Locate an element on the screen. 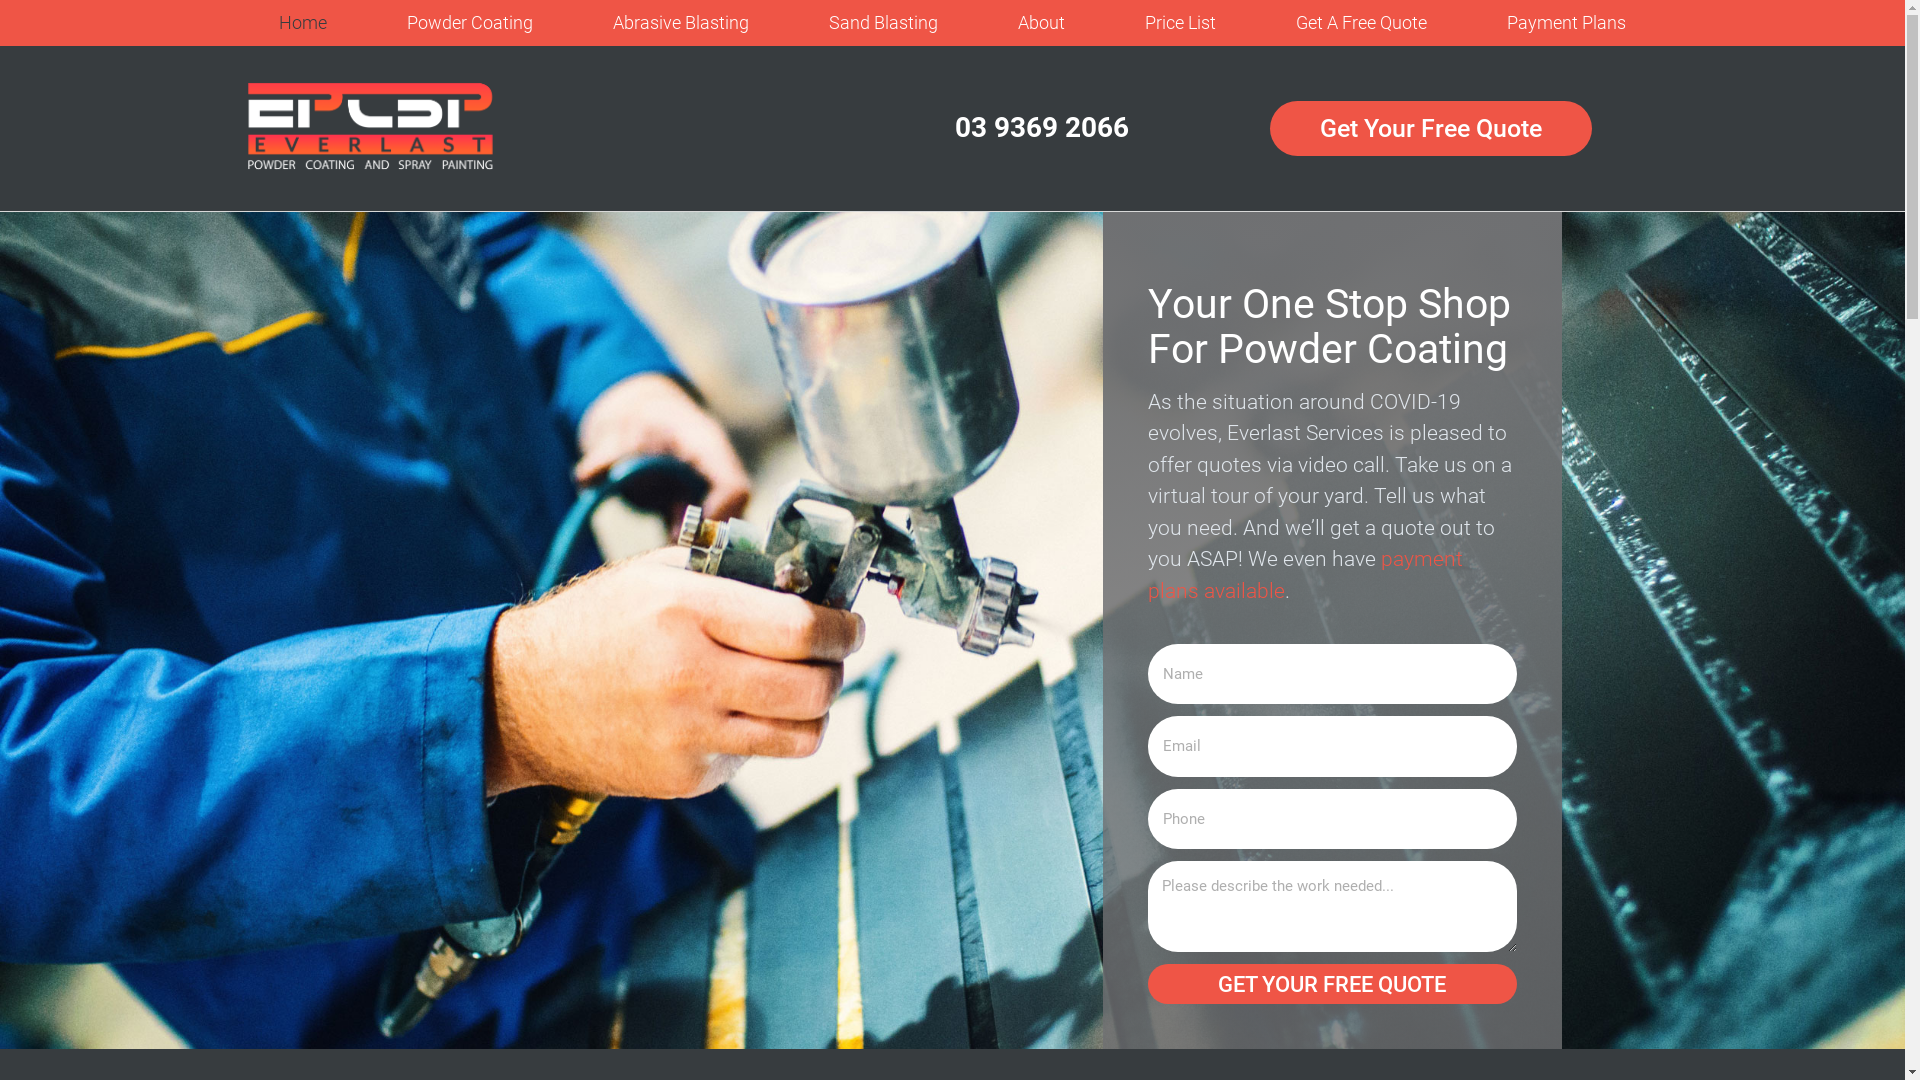 Image resolution: width=1920 pixels, height=1080 pixels. 'Powder Coating' is located at coordinates (469, 23).